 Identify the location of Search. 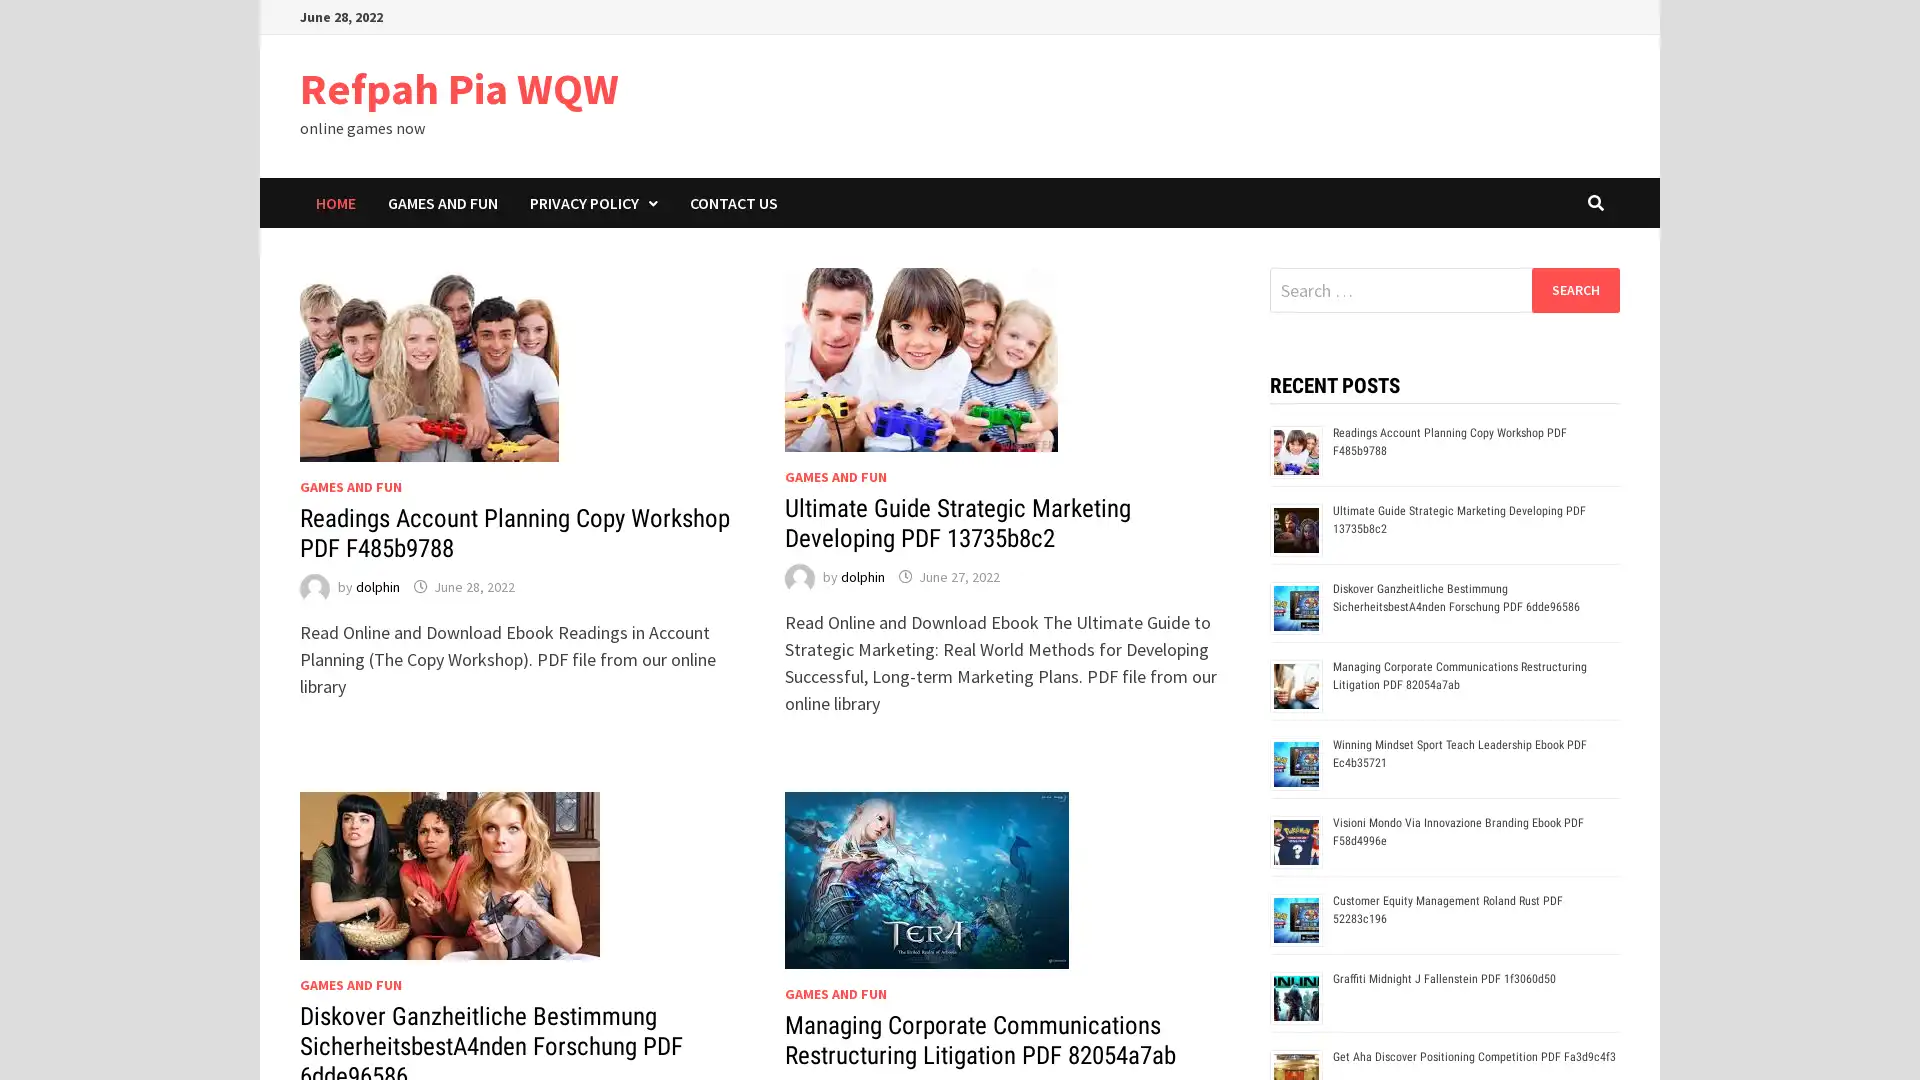
(1574, 289).